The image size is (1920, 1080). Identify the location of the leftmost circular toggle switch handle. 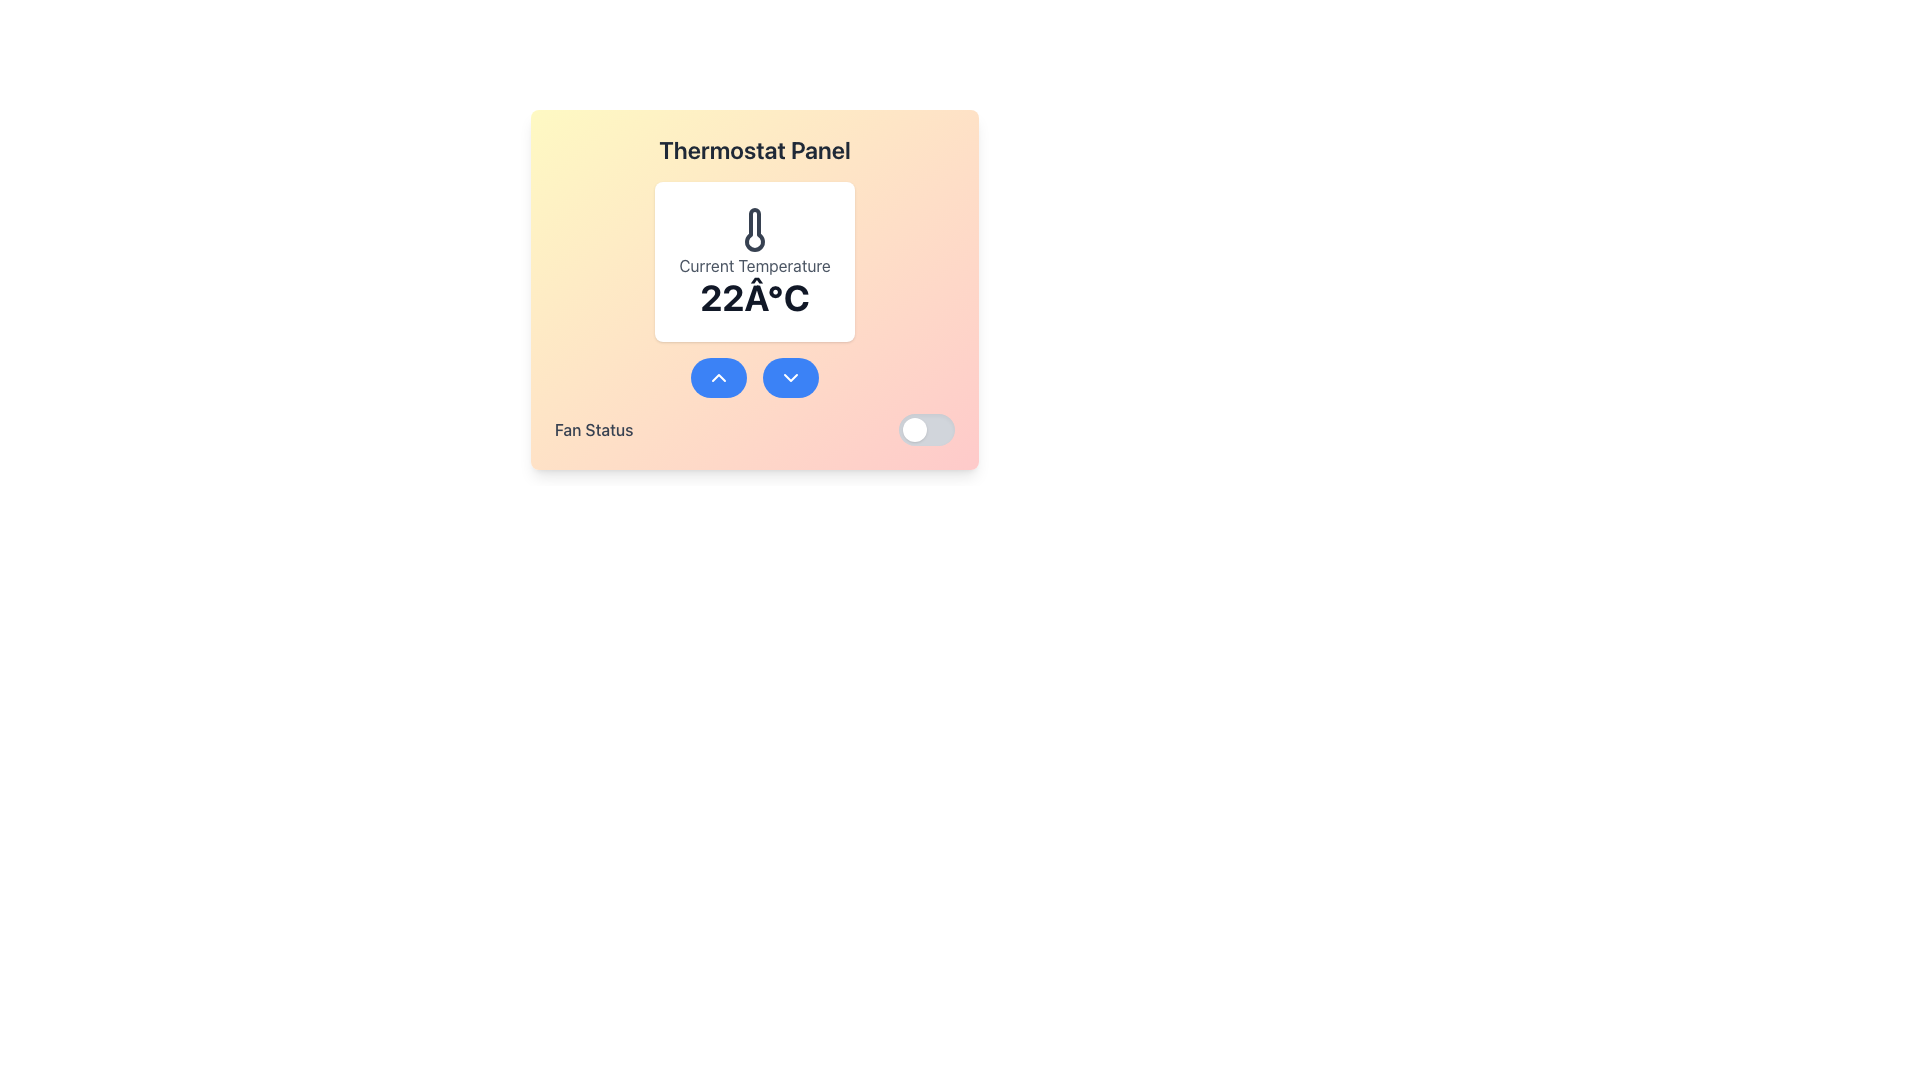
(914, 428).